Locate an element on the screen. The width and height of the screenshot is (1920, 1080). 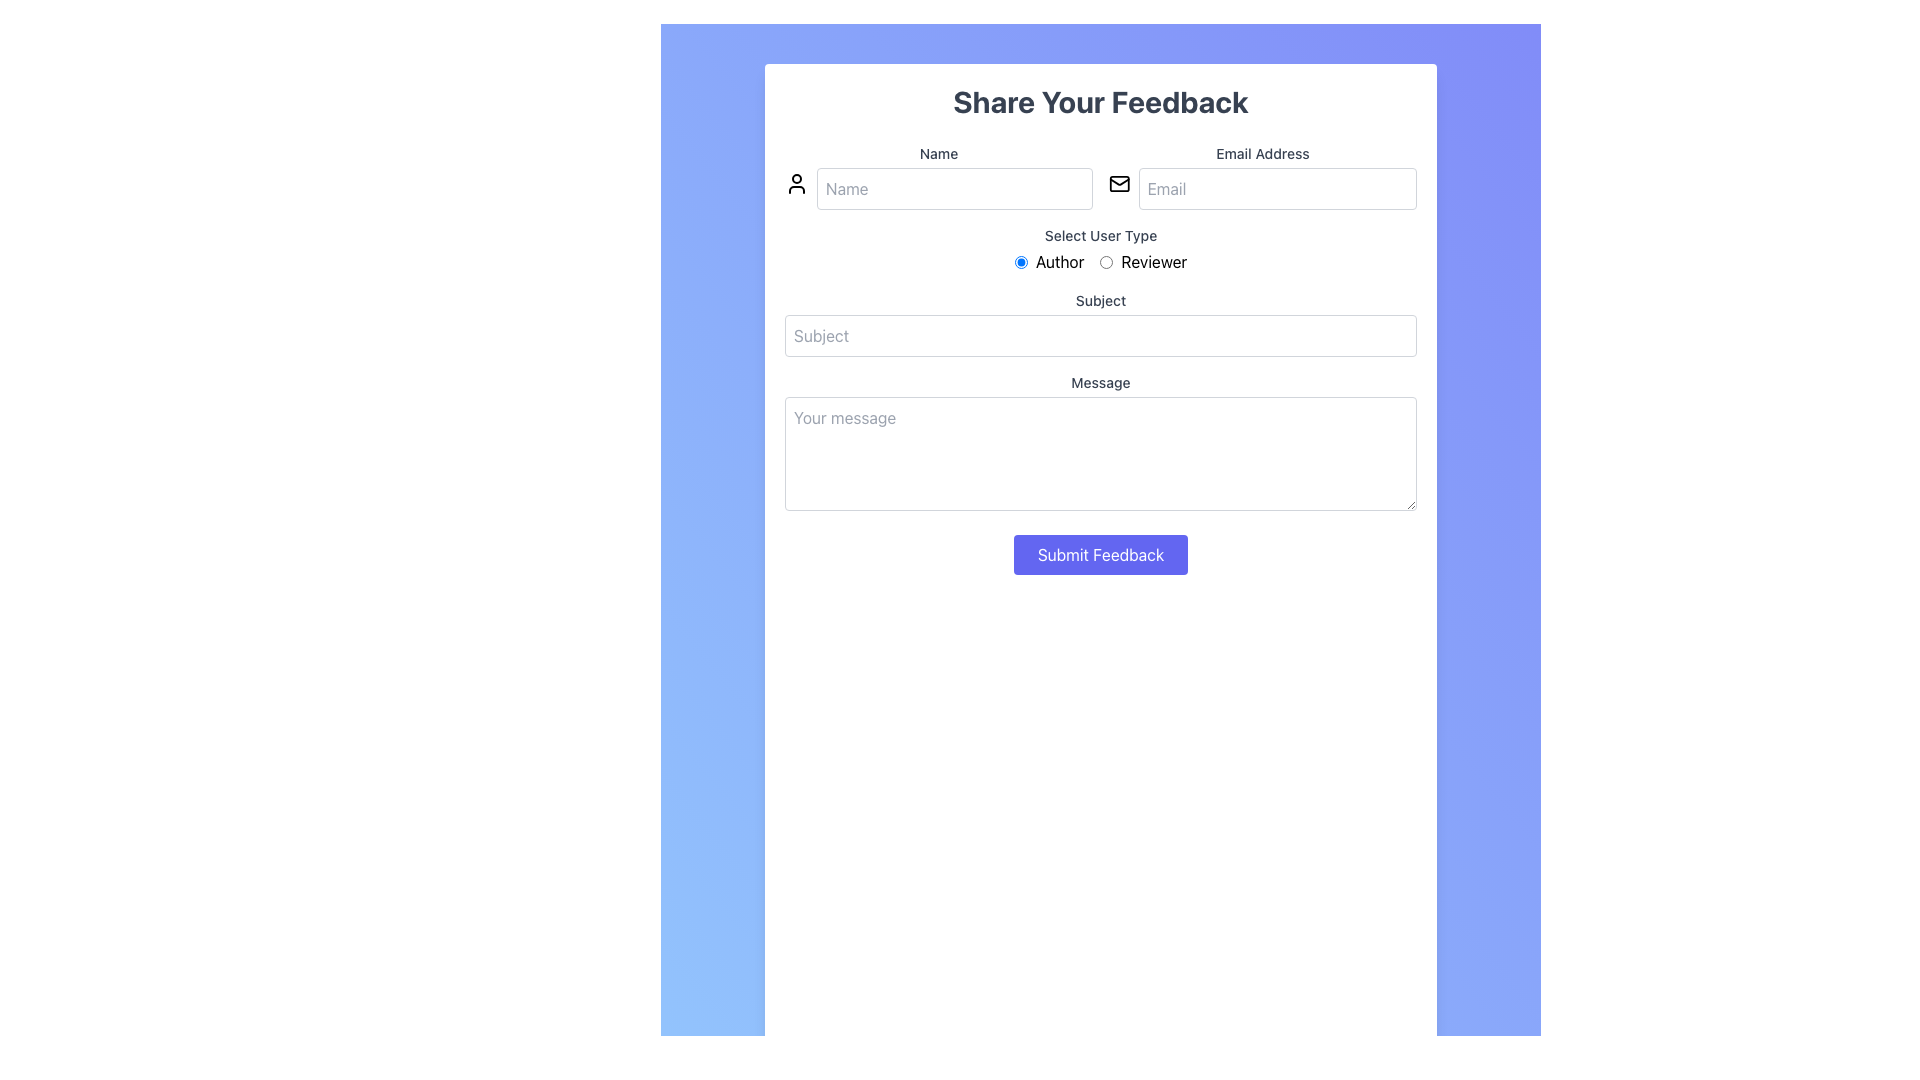
the 'Submit Feedback' button, which is a rectangular button with a blue background and white text, located near the lower center area of the form is located at coordinates (1099, 554).